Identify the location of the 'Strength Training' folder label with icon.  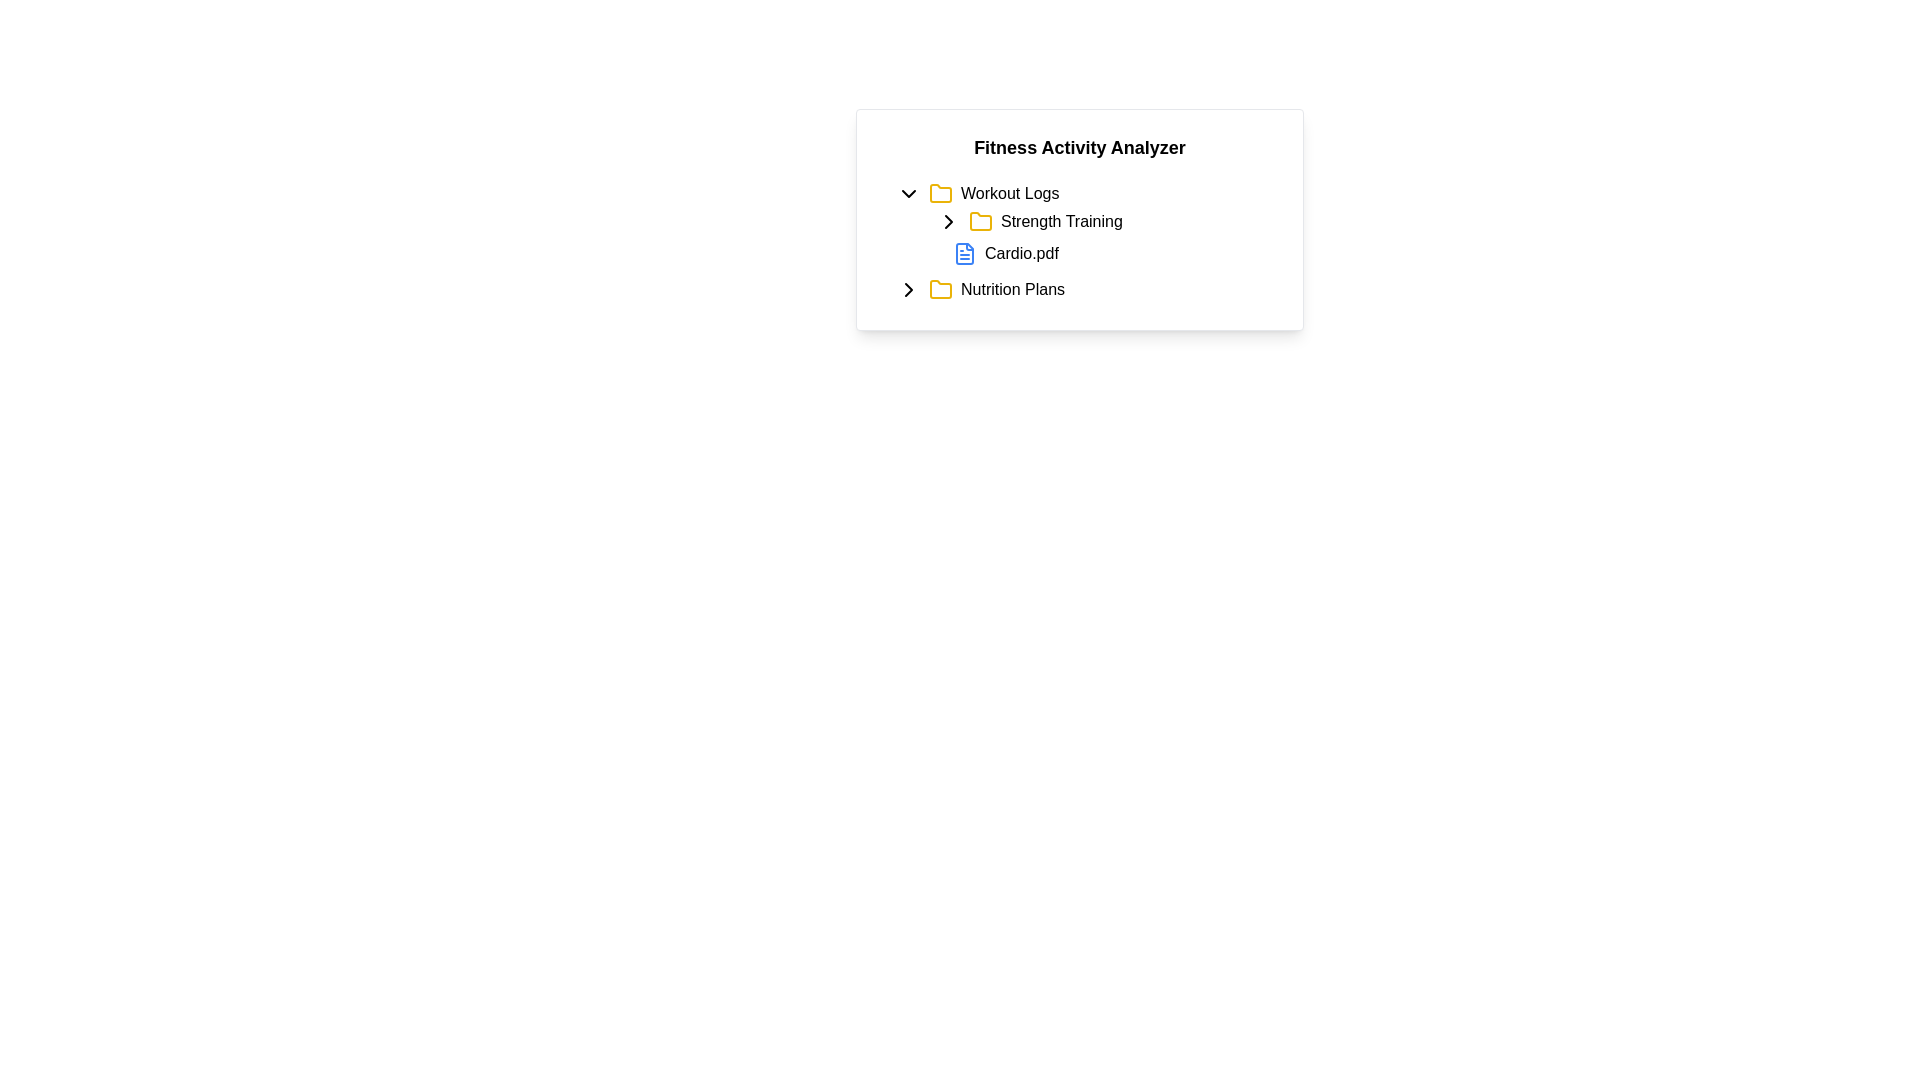
(1098, 222).